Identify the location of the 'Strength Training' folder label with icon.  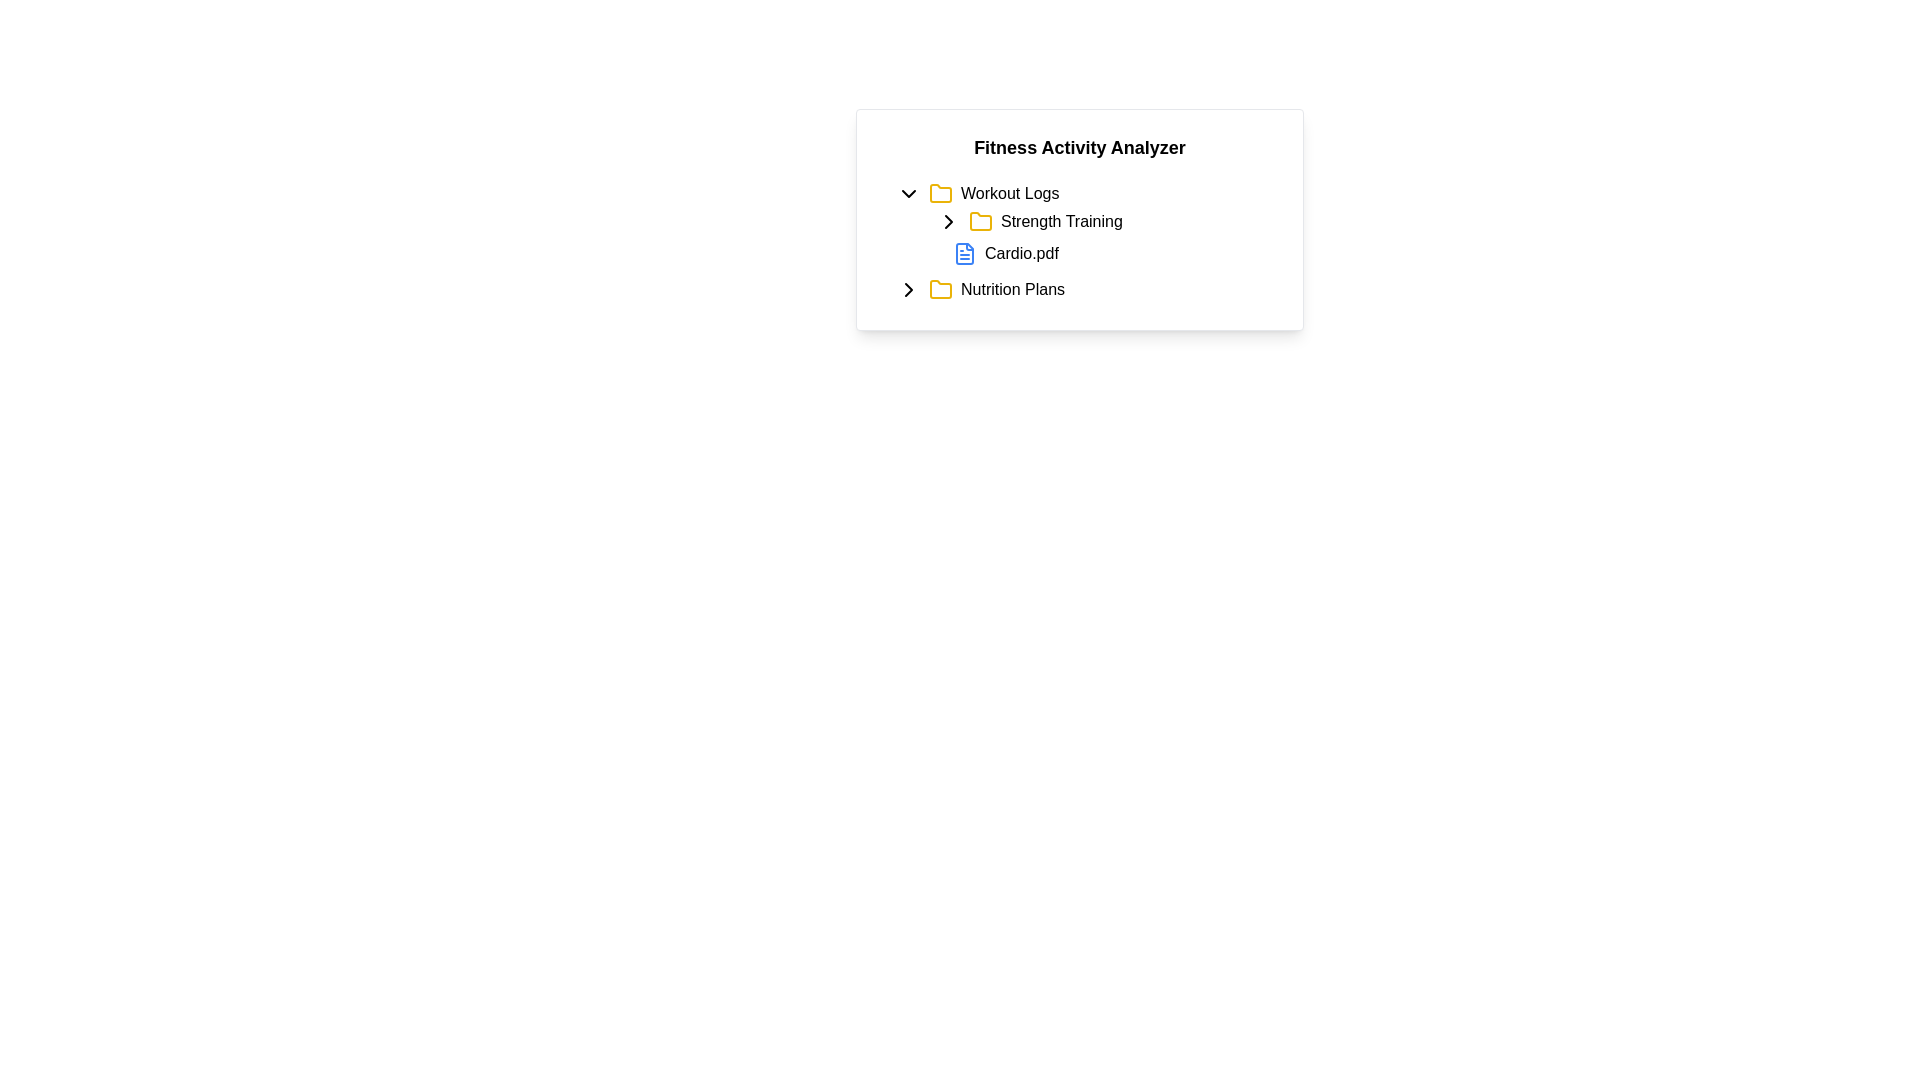
(1098, 222).